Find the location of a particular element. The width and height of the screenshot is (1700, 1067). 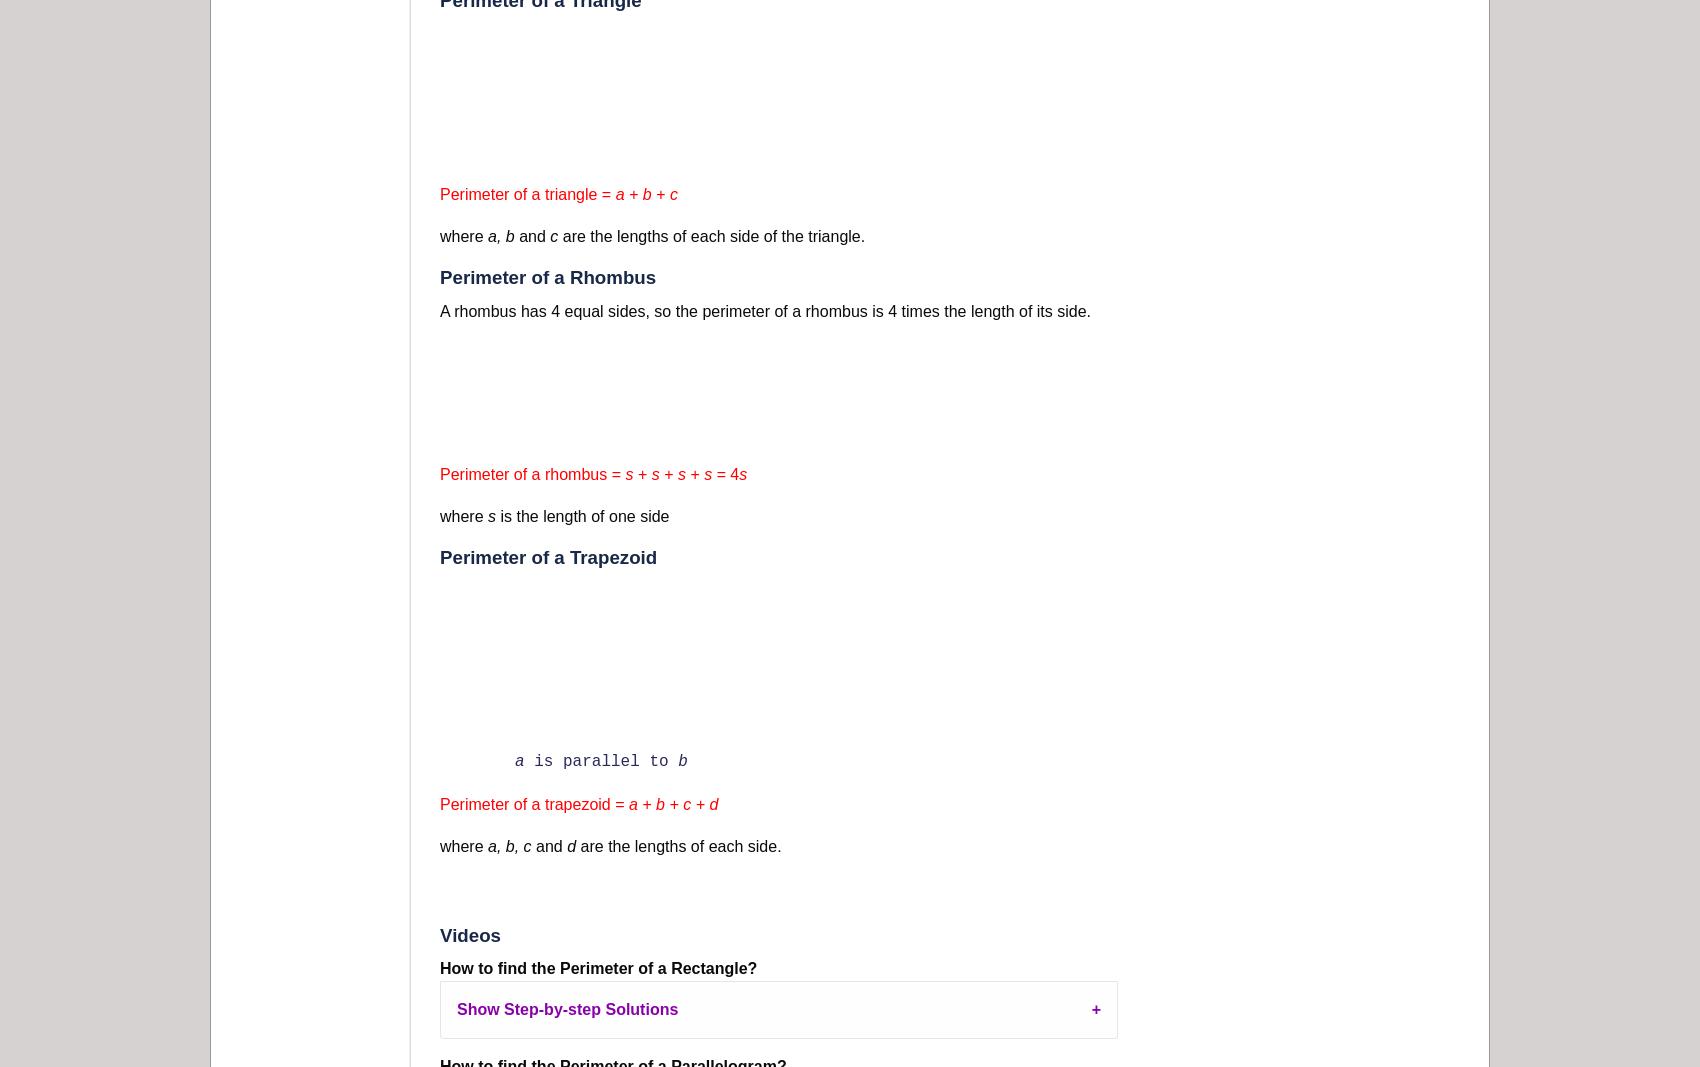

'are the lengths of each side.' is located at coordinates (678, 844).